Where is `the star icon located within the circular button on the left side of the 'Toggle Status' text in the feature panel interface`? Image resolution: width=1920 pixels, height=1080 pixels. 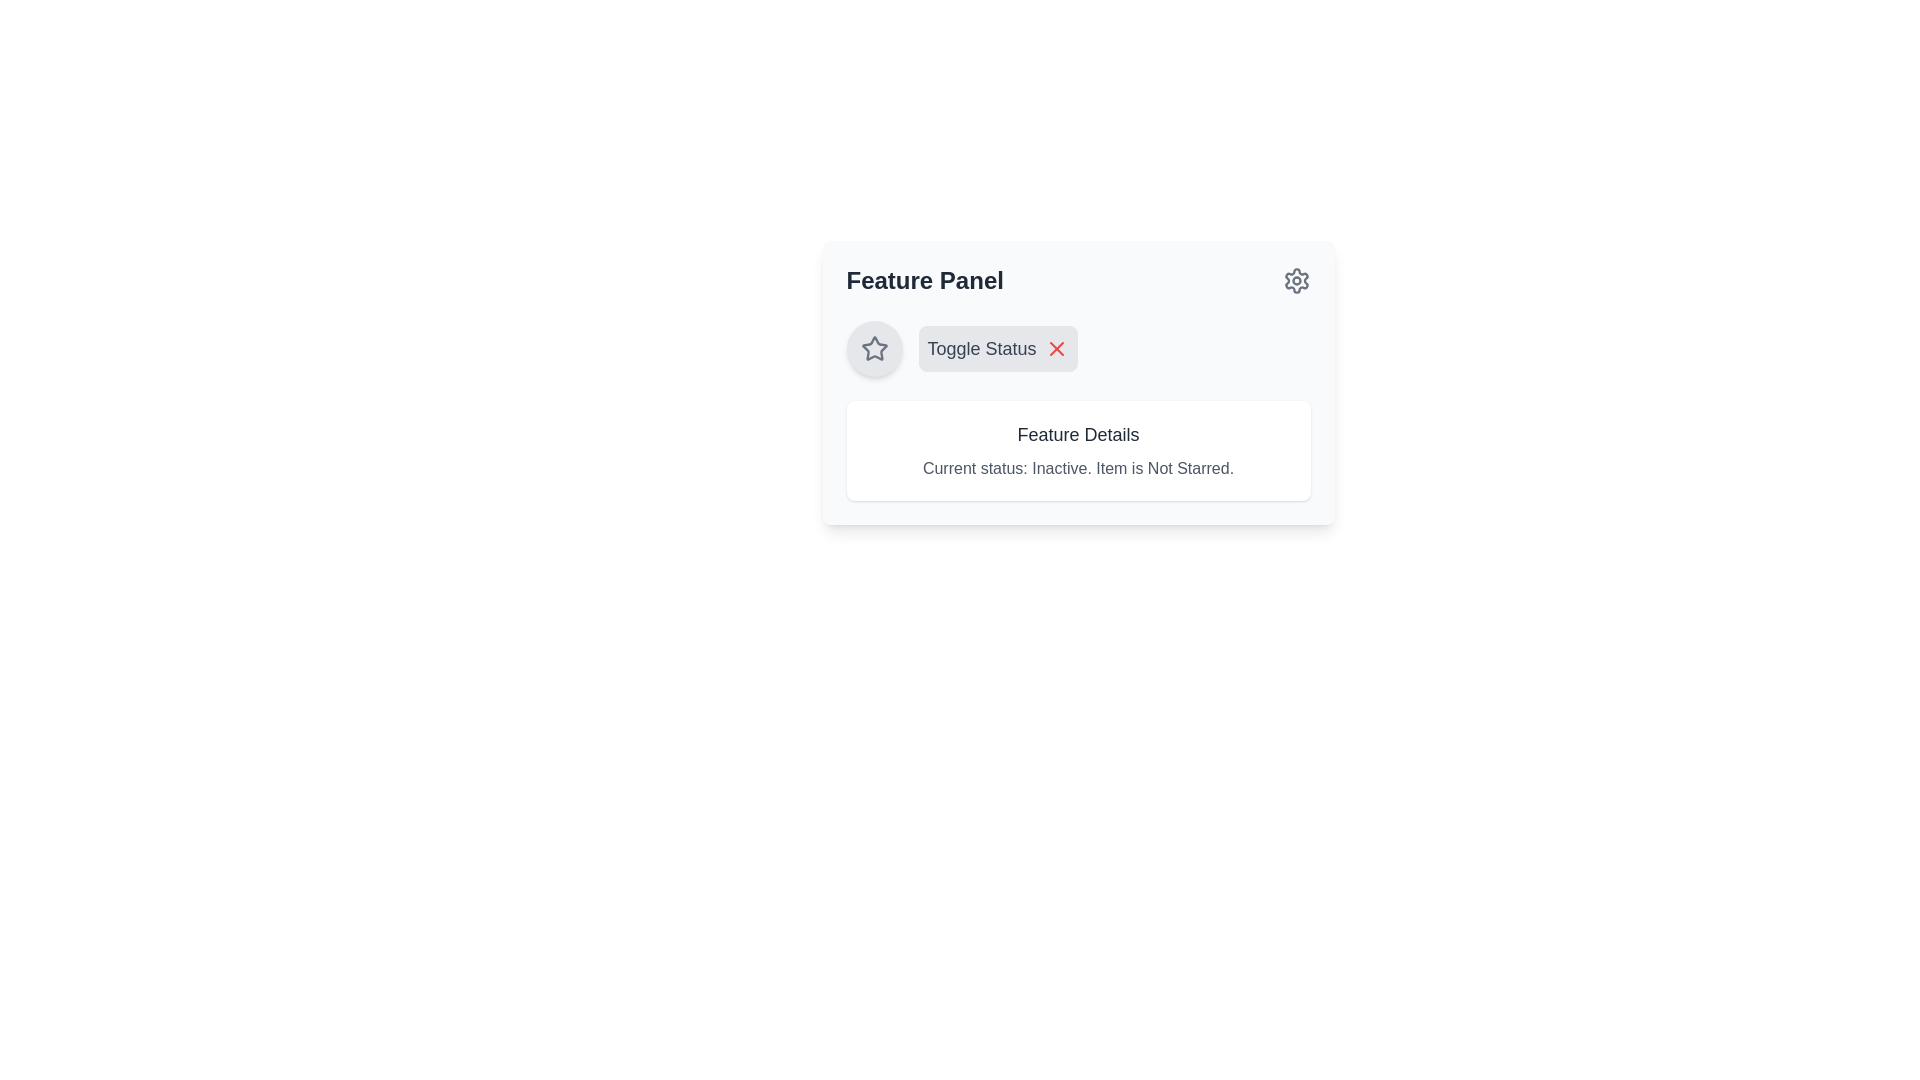
the star icon located within the circular button on the left side of the 'Toggle Status' text in the feature panel interface is located at coordinates (874, 347).